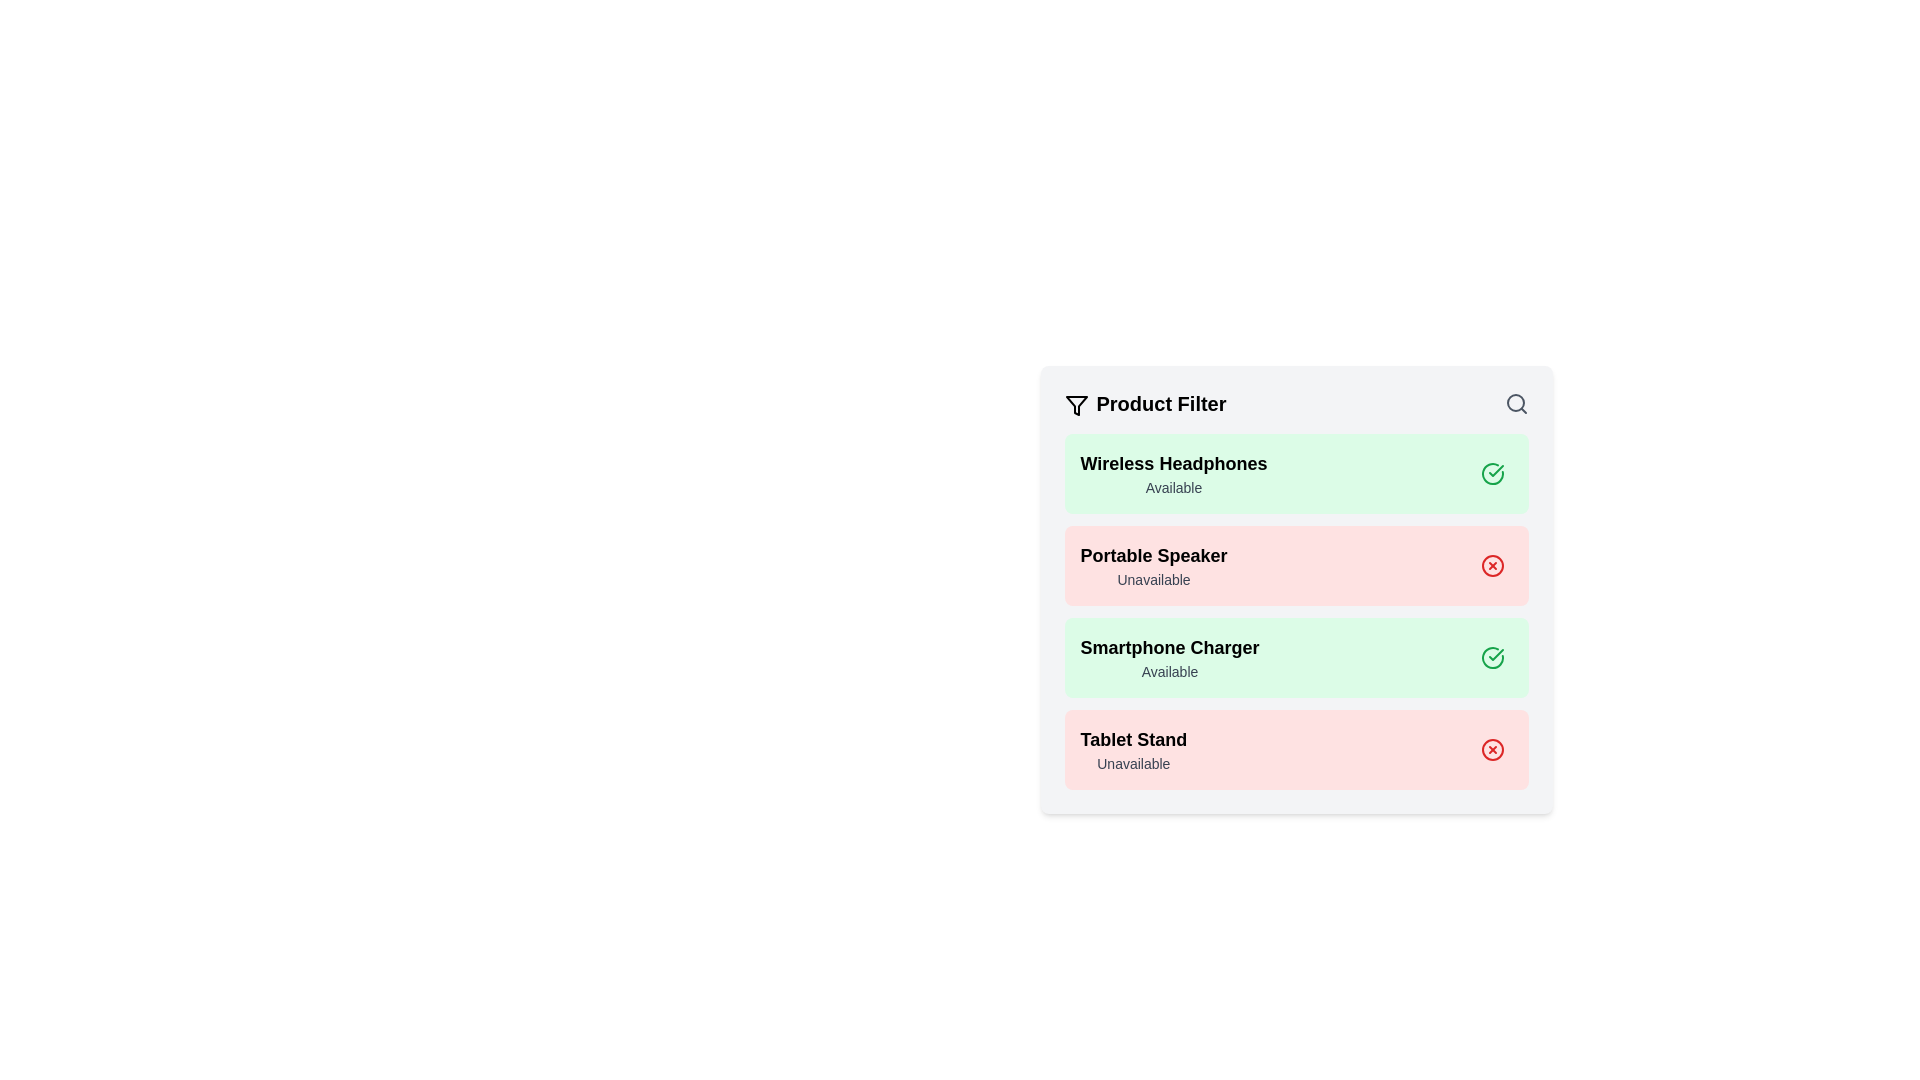  Describe the element at coordinates (1170, 658) in the screenshot. I see `the 'Smartphone Charger' text display element that indicates the product's availability, positioned in the lower-middle part of a card under 'Product Filter'` at that location.